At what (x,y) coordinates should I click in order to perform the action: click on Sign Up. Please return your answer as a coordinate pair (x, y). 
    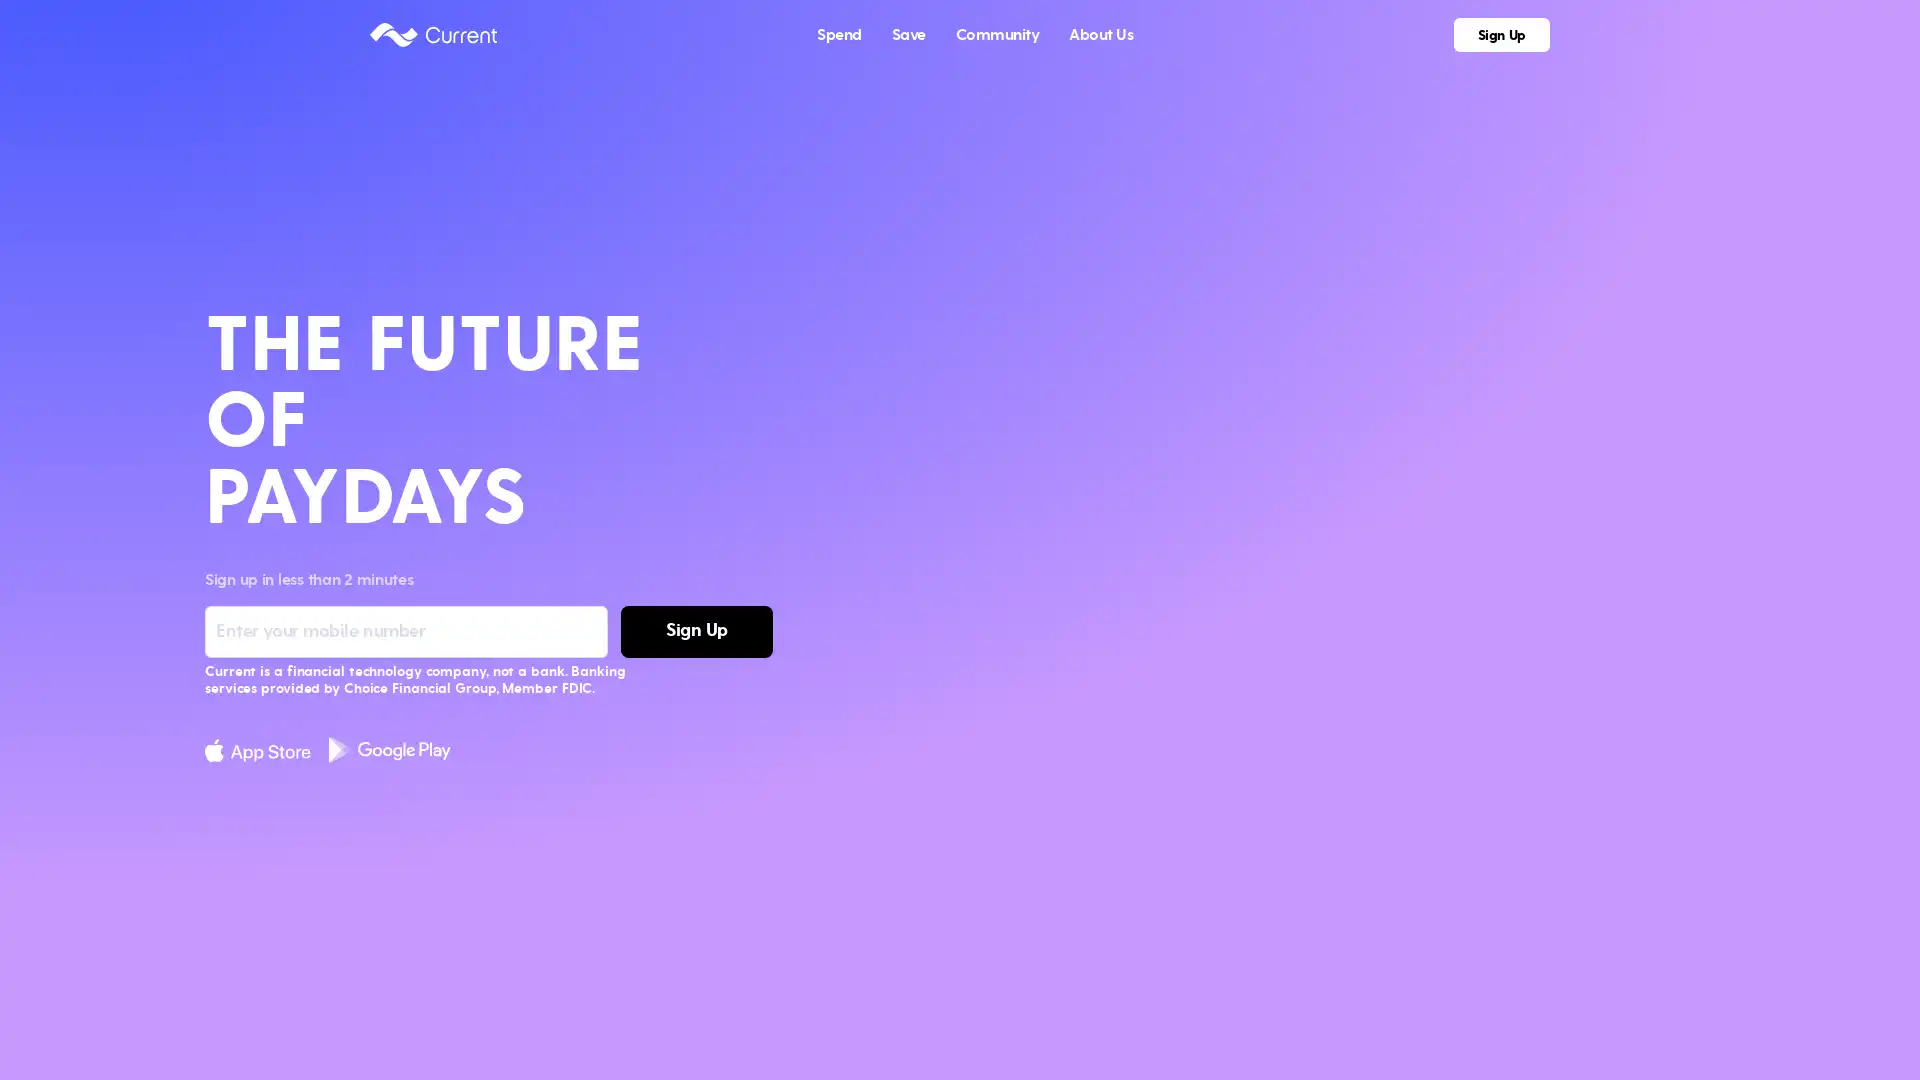
    Looking at the image, I should click on (696, 631).